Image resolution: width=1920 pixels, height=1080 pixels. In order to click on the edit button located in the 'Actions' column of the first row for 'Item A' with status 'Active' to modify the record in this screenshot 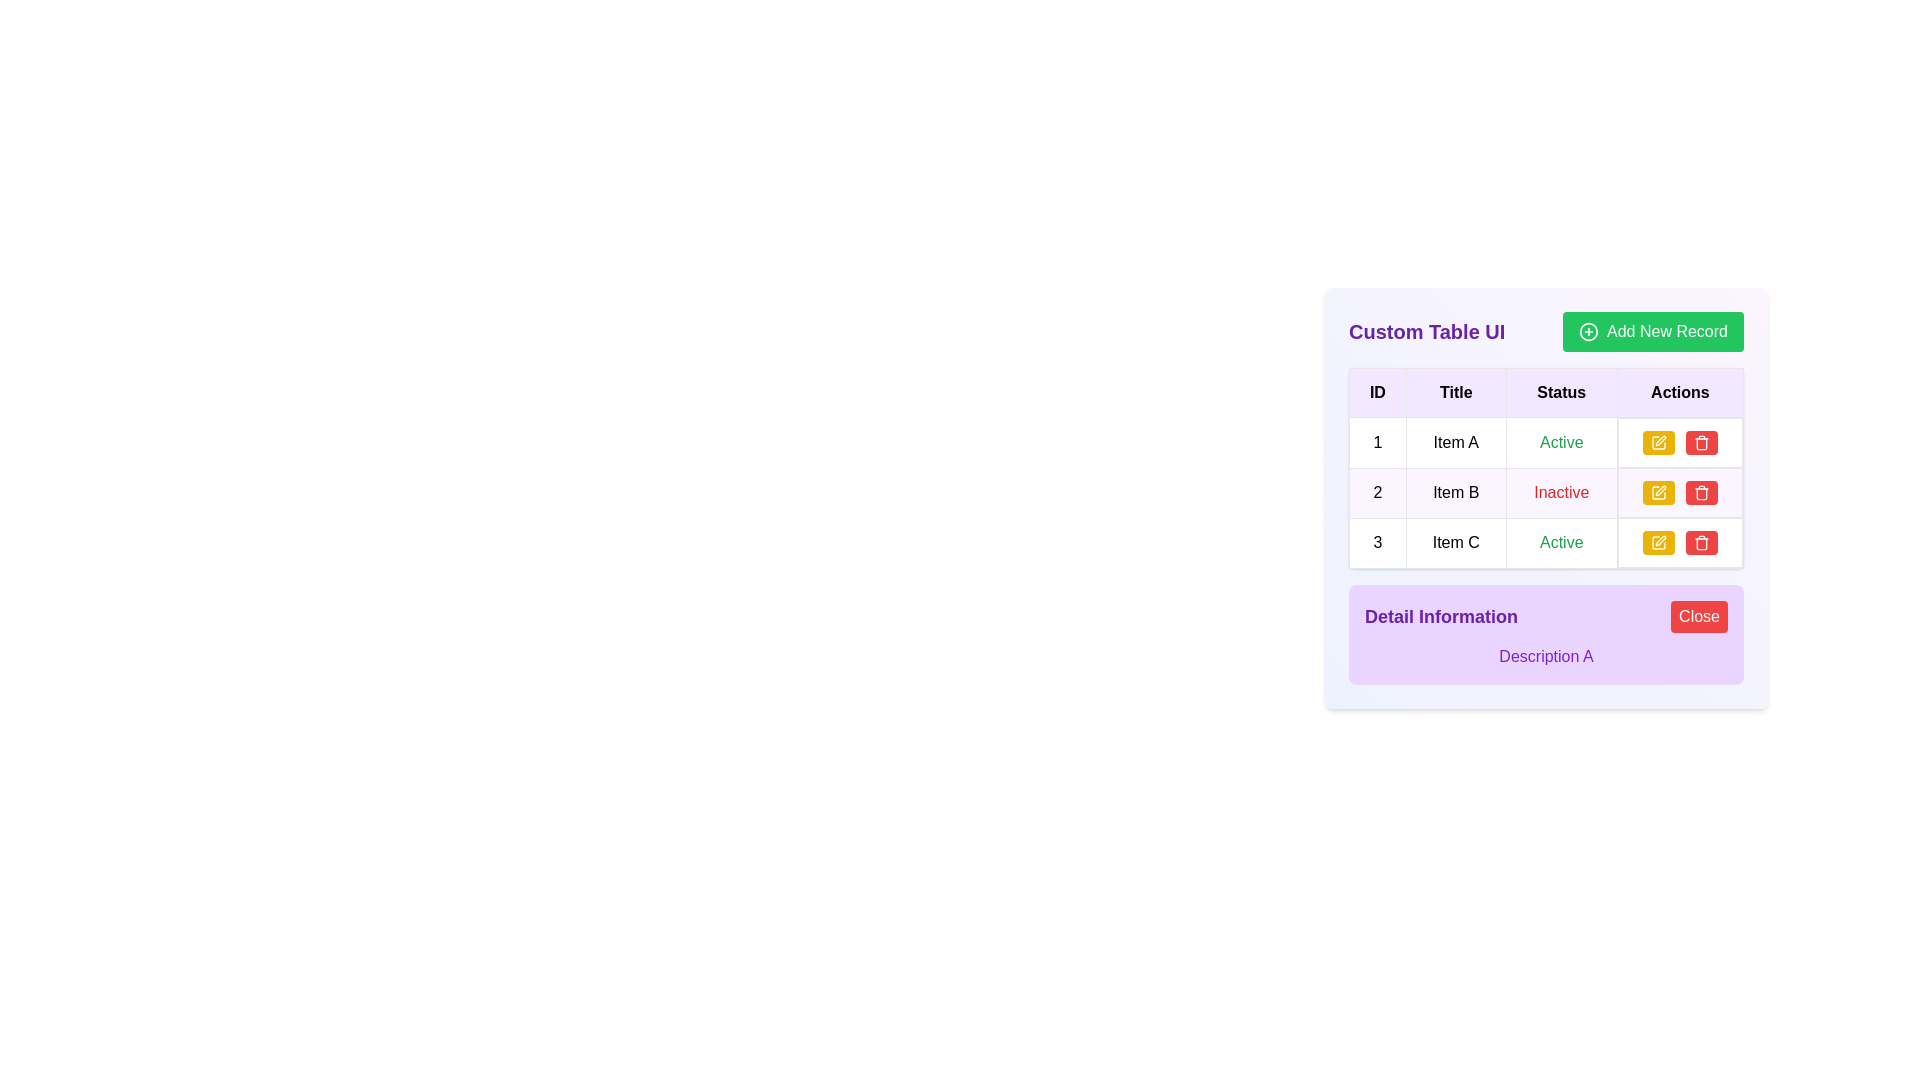, I will do `click(1680, 442)`.